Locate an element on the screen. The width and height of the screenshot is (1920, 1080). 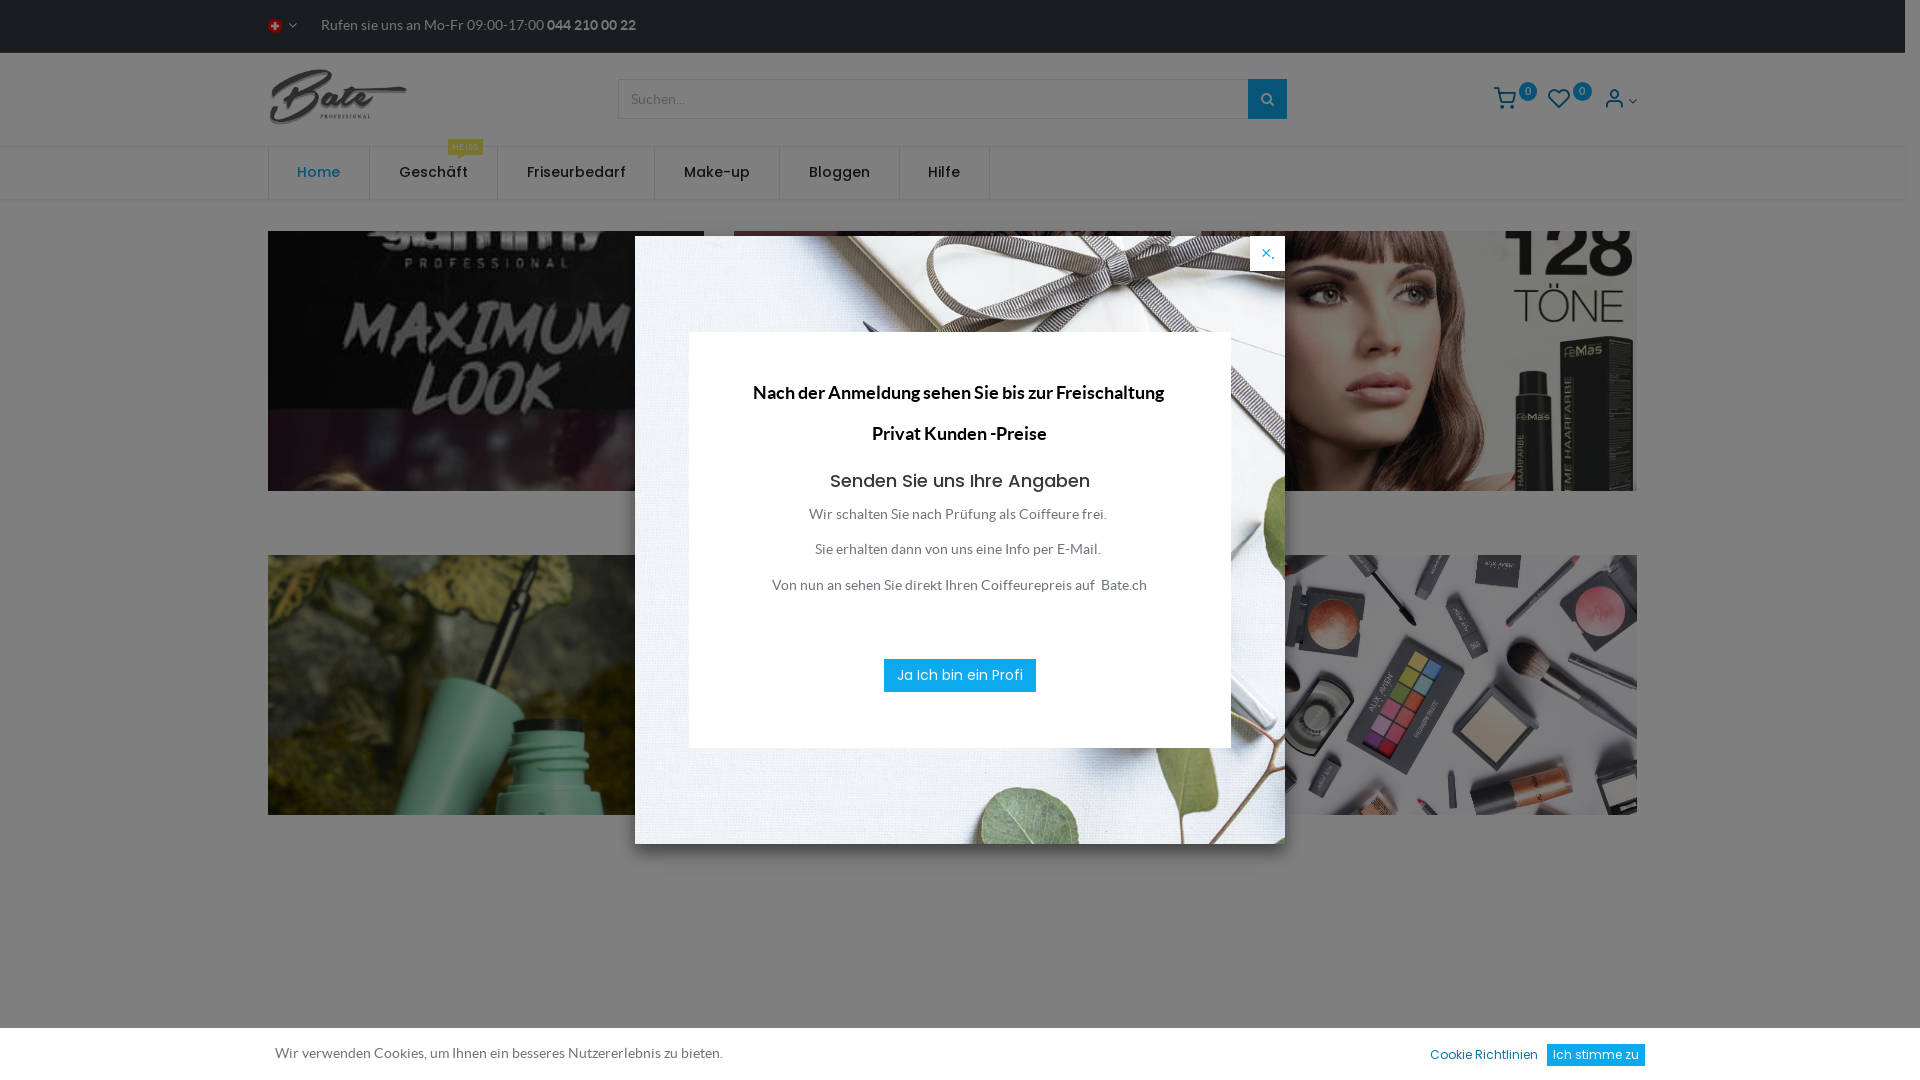
'Make-up' is located at coordinates (654, 172).